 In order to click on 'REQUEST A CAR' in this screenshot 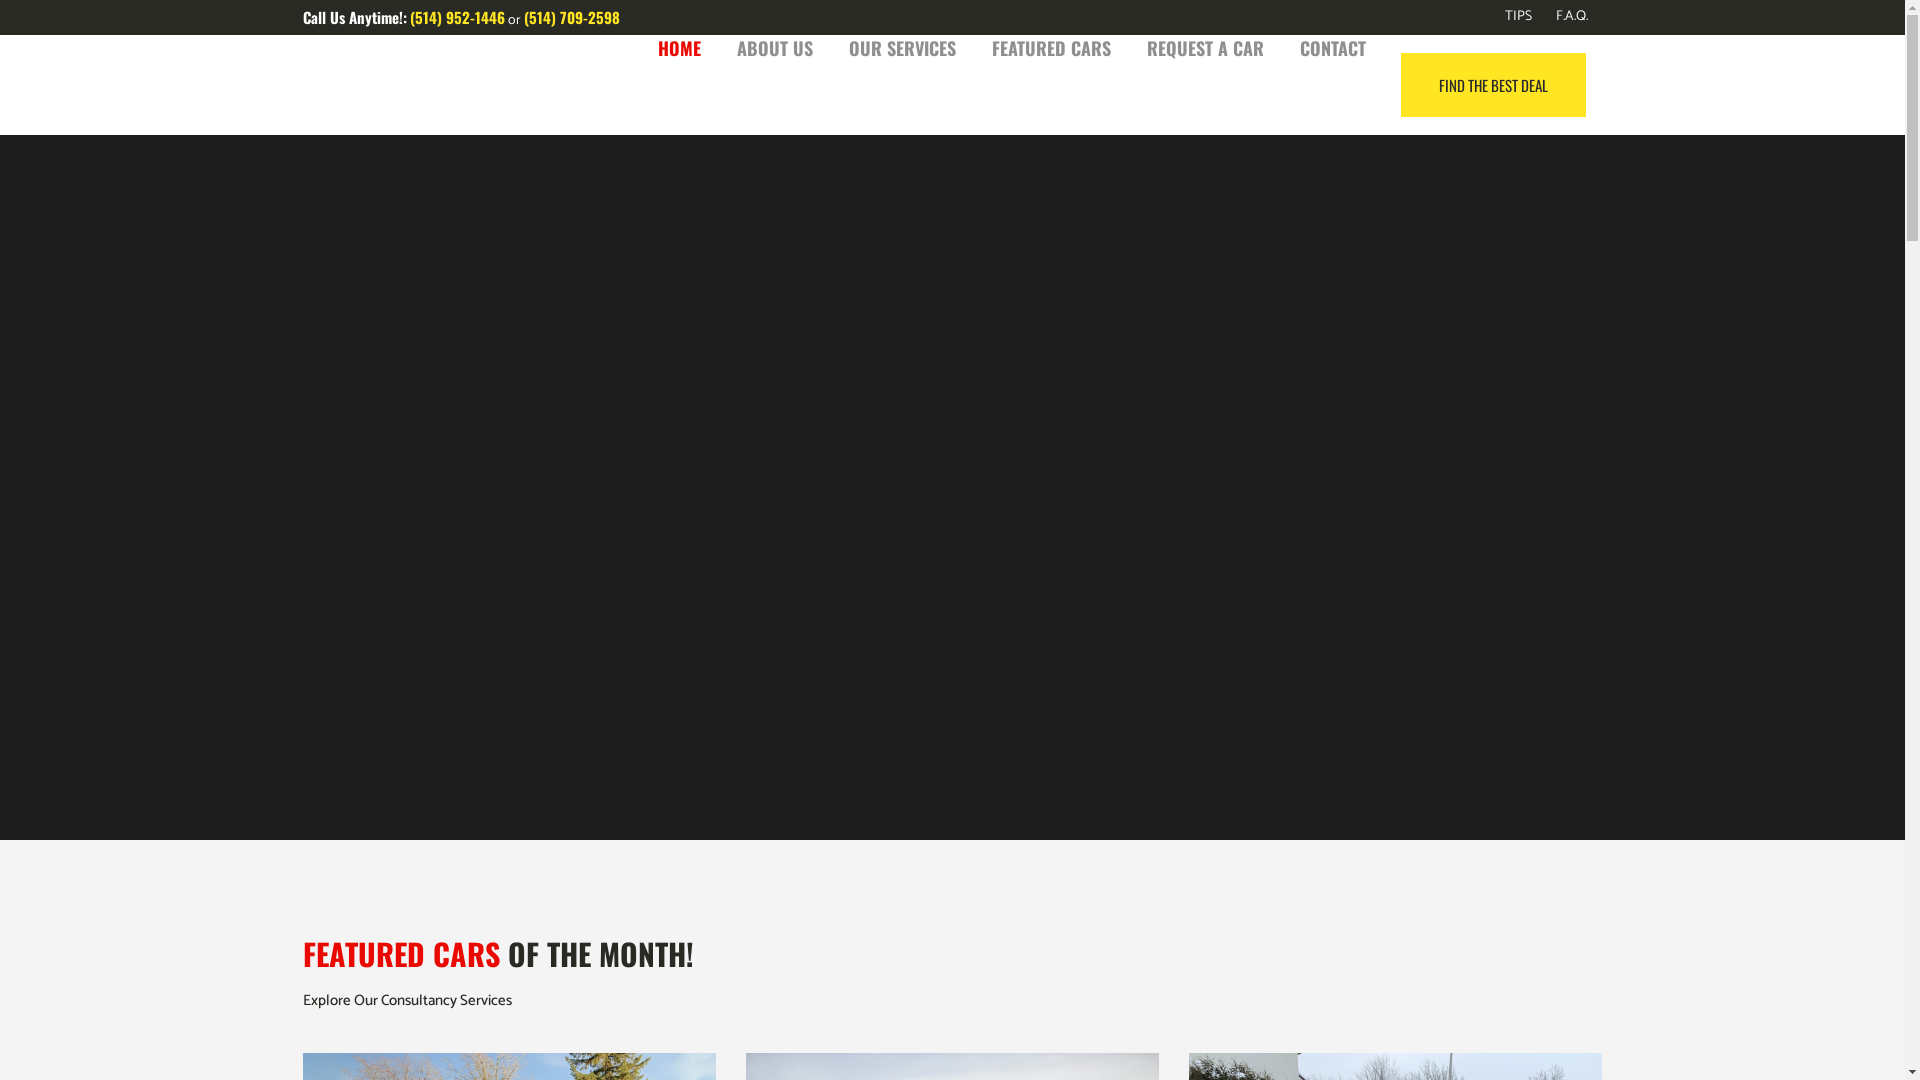, I will do `click(1203, 46)`.